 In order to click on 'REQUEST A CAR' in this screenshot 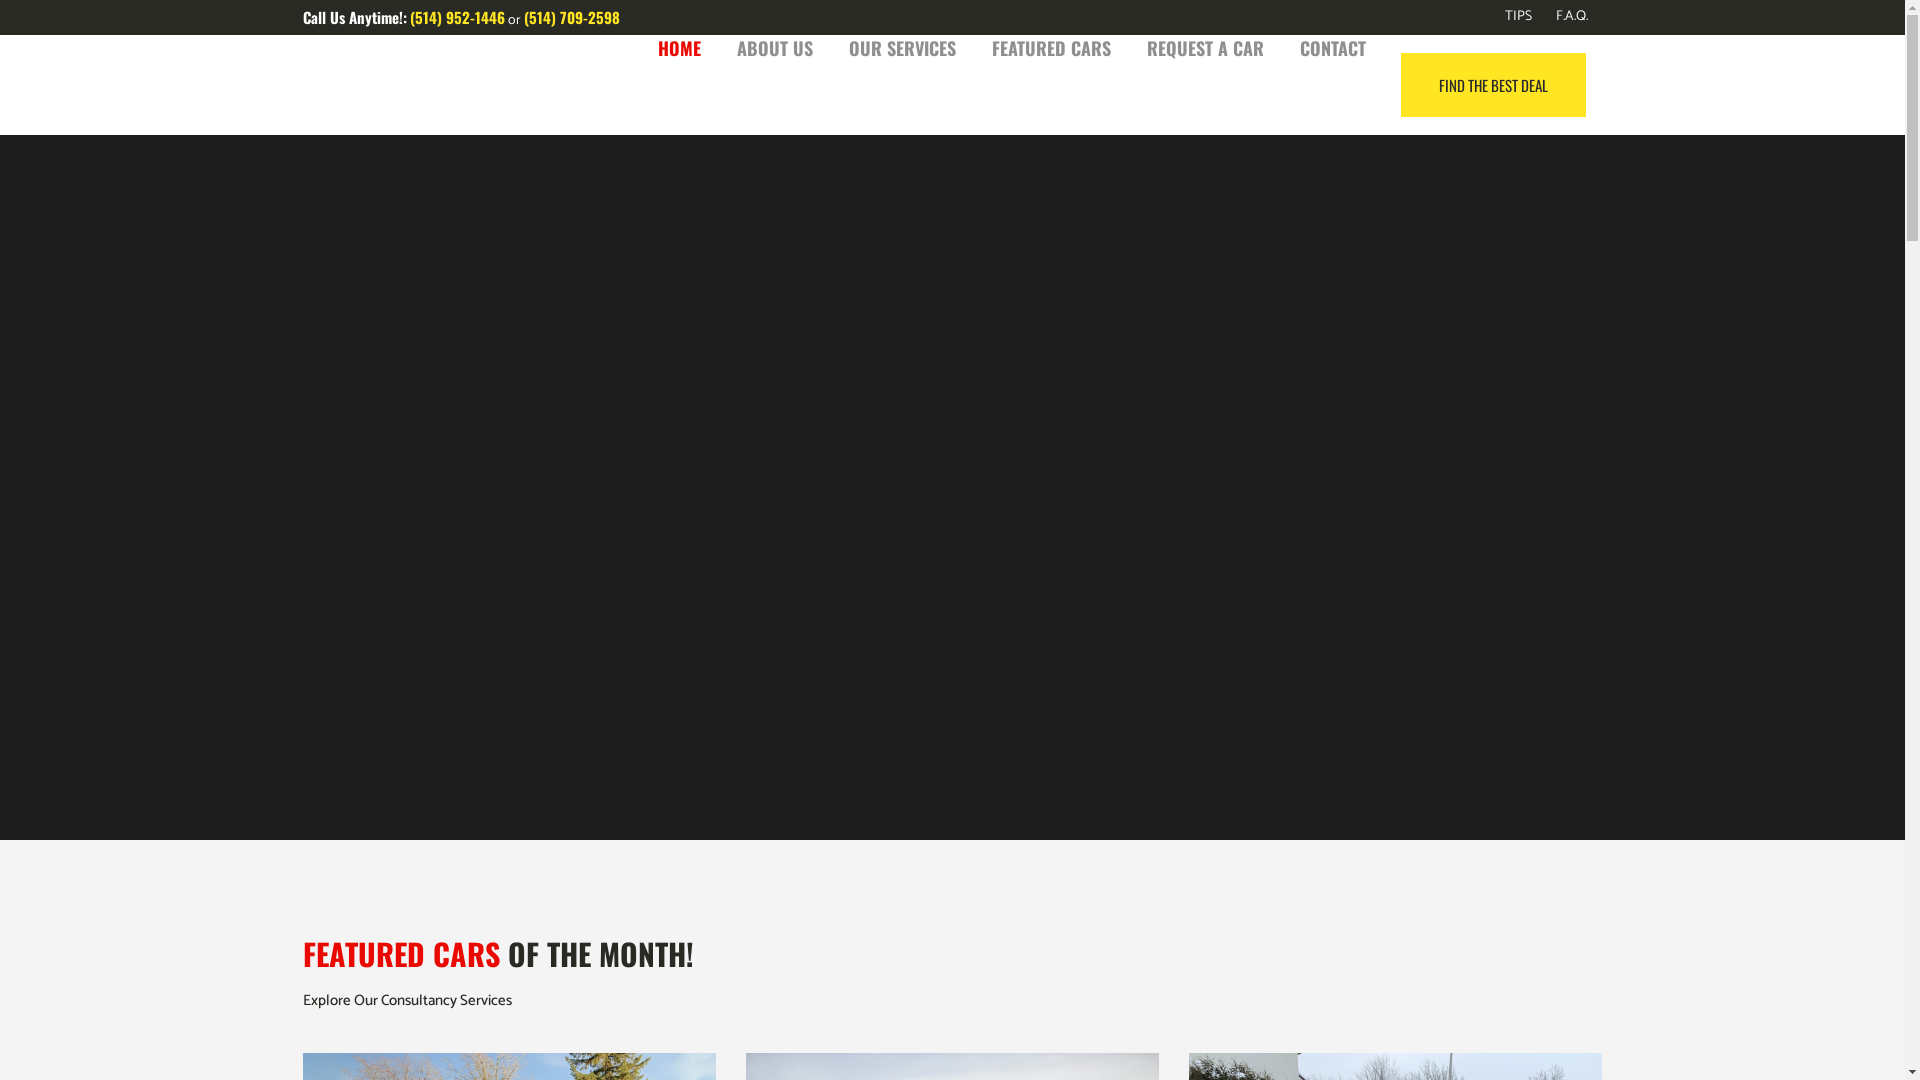, I will do `click(1203, 46)`.